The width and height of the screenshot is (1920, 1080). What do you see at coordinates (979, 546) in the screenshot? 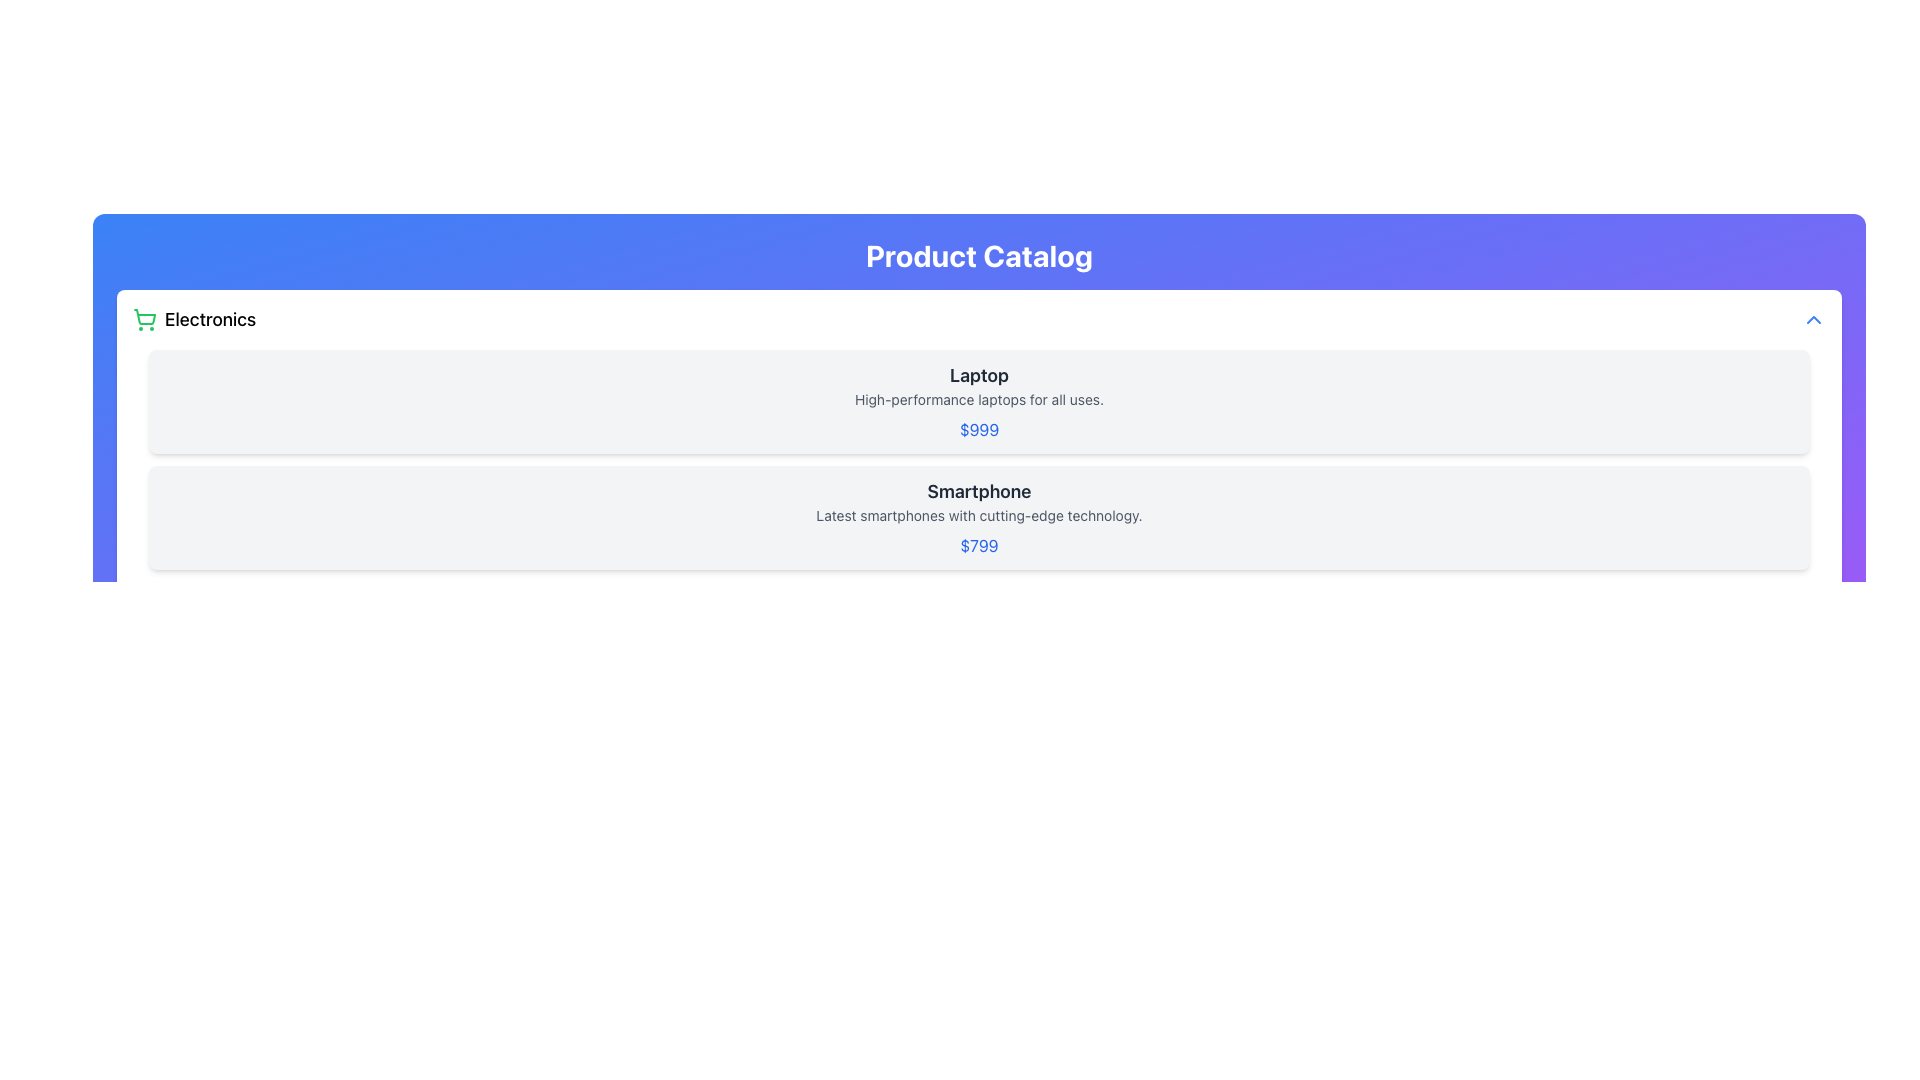
I see `the pricing text for the product 'Smartphone'` at bounding box center [979, 546].